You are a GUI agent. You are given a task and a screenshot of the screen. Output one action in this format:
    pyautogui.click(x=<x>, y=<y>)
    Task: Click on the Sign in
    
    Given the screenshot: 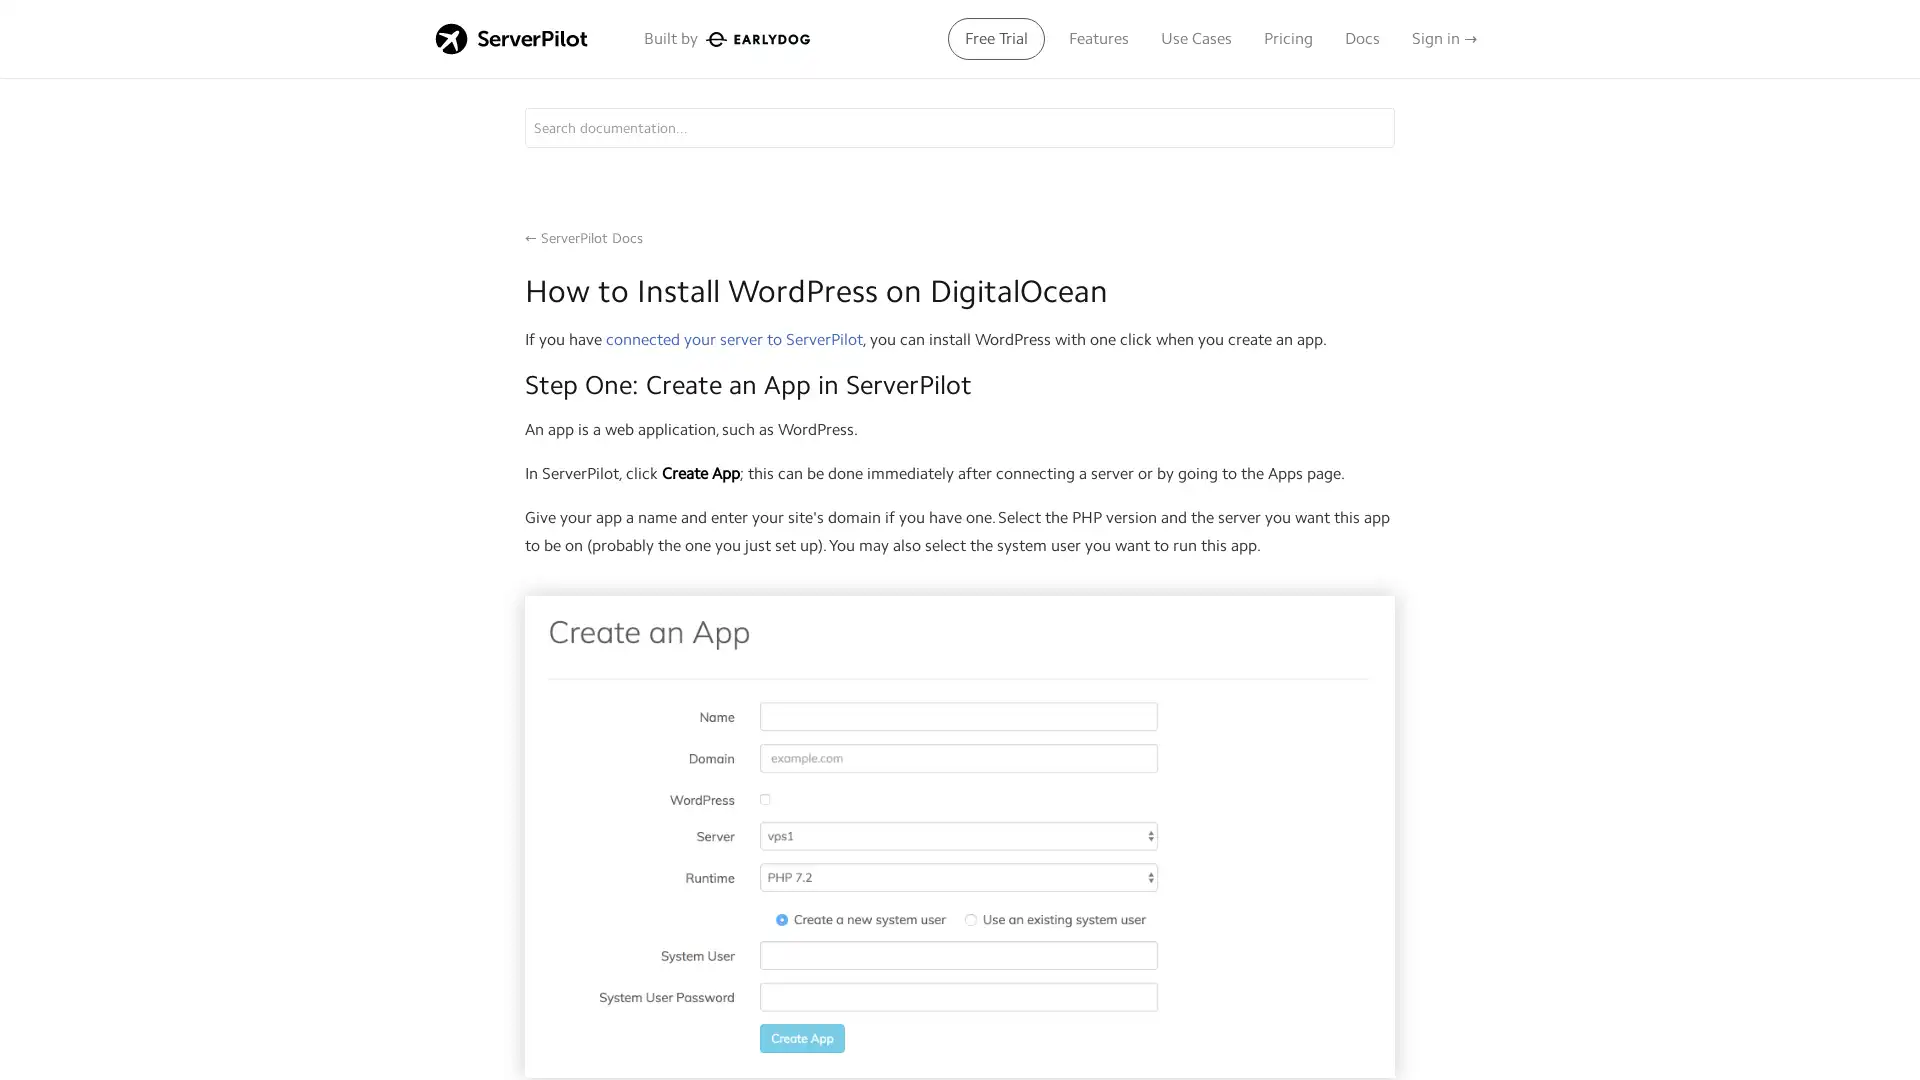 What is the action you would take?
    pyautogui.click(x=1444, y=38)
    